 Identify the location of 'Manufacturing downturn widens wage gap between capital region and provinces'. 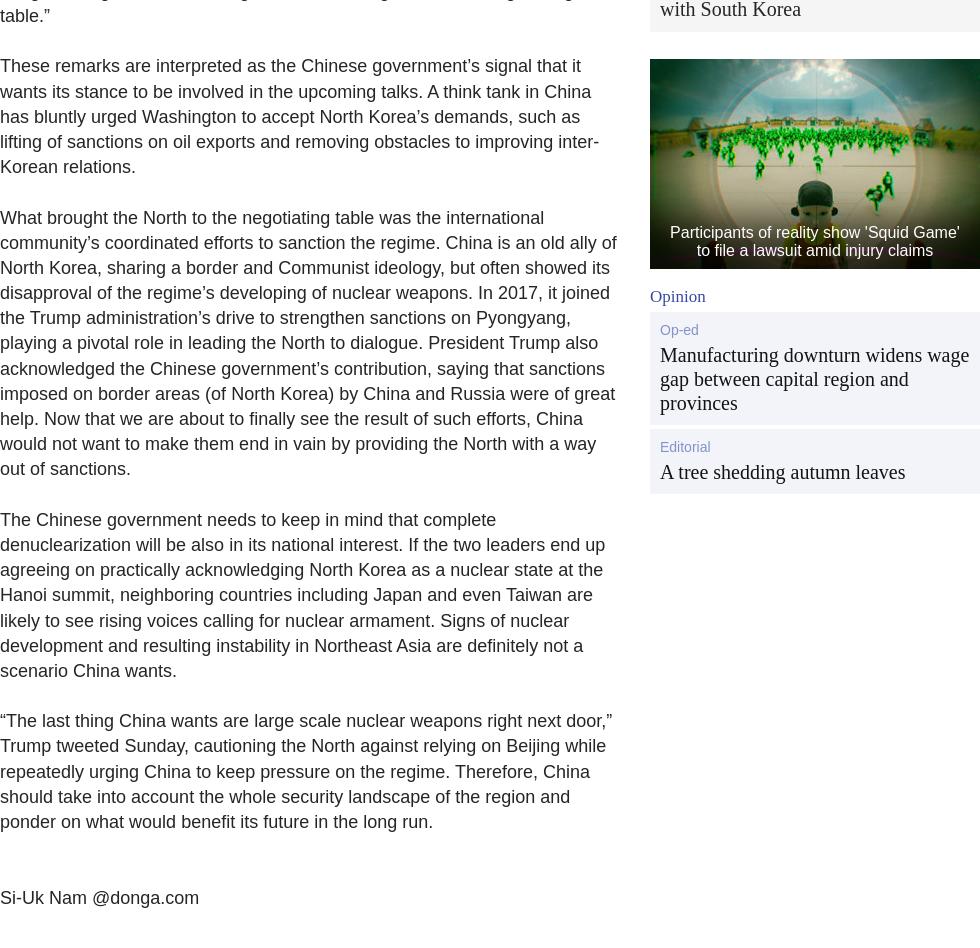
(814, 376).